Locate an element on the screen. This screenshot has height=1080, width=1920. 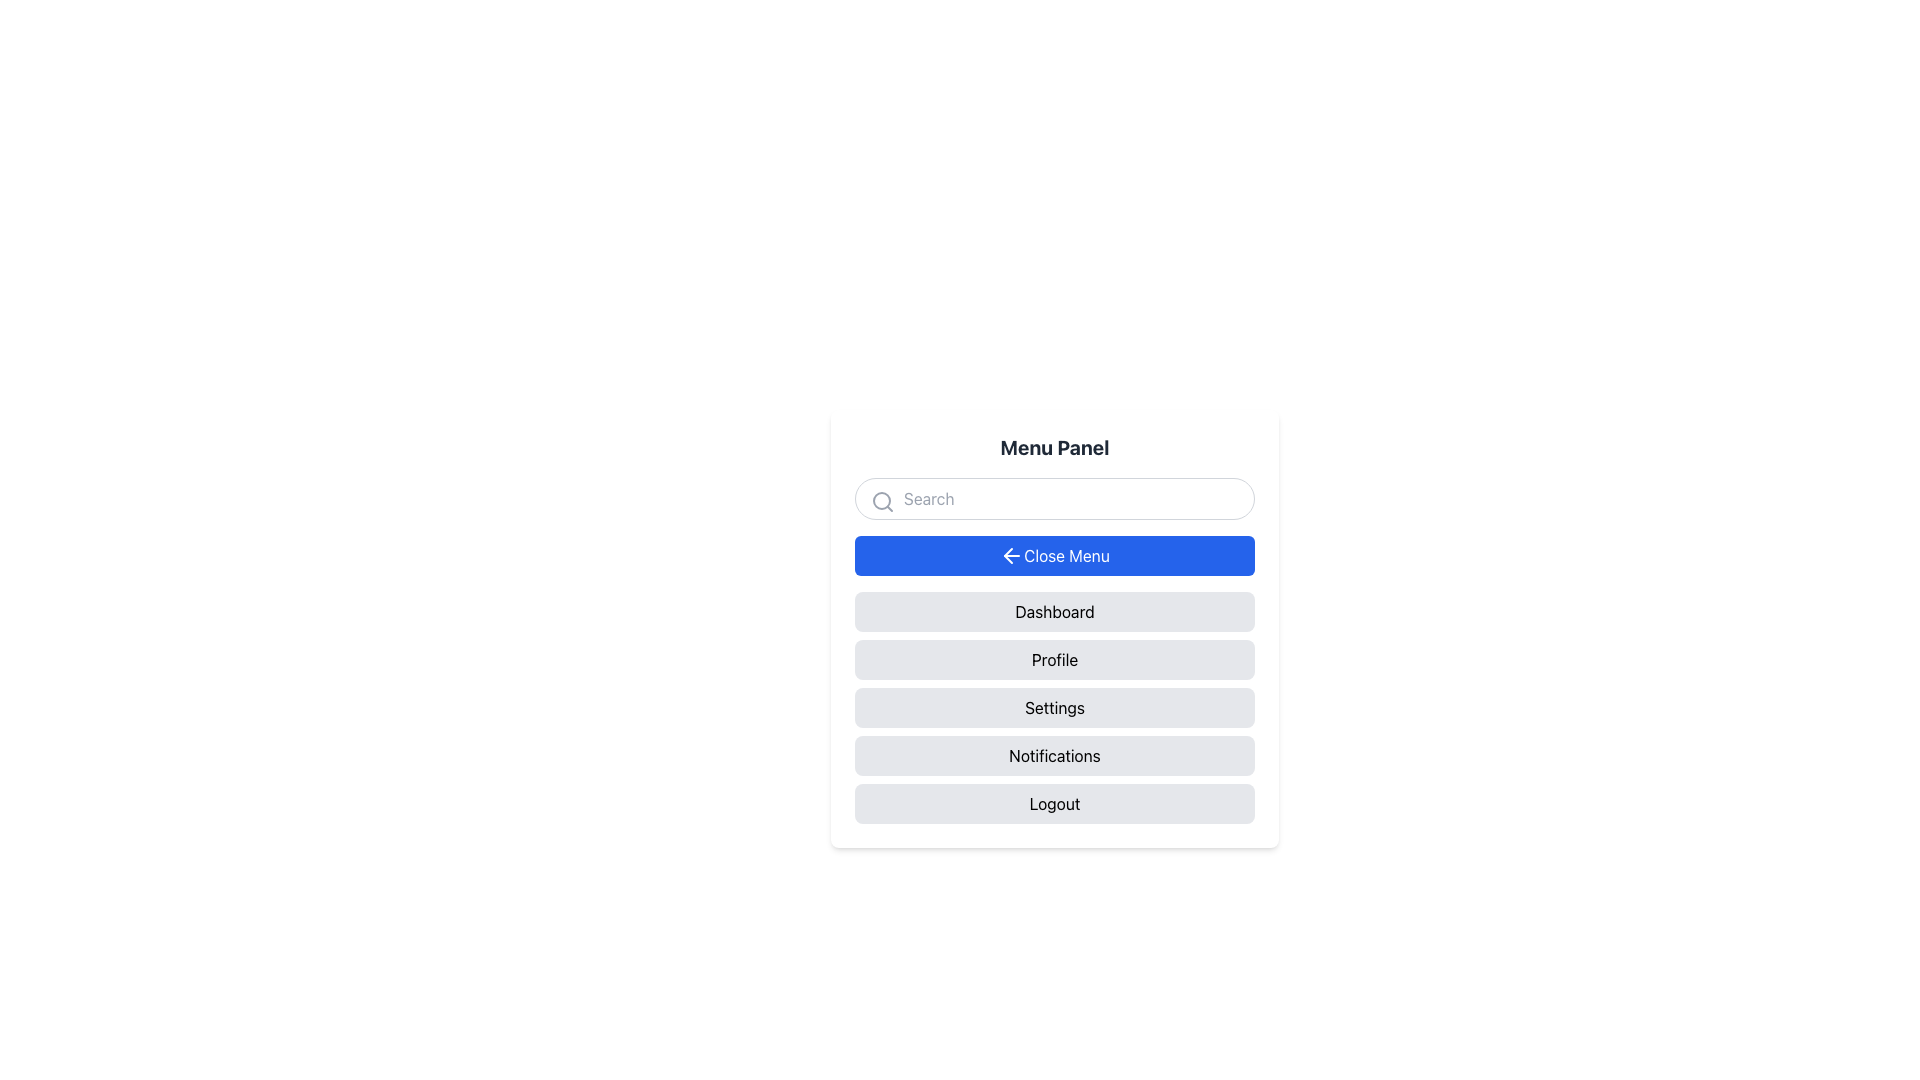
the buttons within the navigation panel located centrally beneath the search bar to either navigate or close the menu is located at coordinates (1054, 627).